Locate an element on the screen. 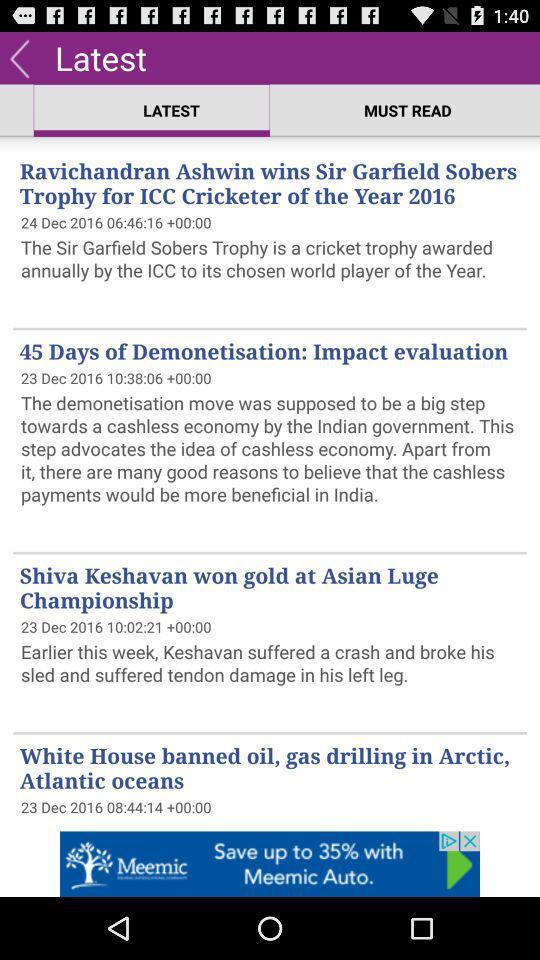  connect to advertisement is located at coordinates (270, 863).